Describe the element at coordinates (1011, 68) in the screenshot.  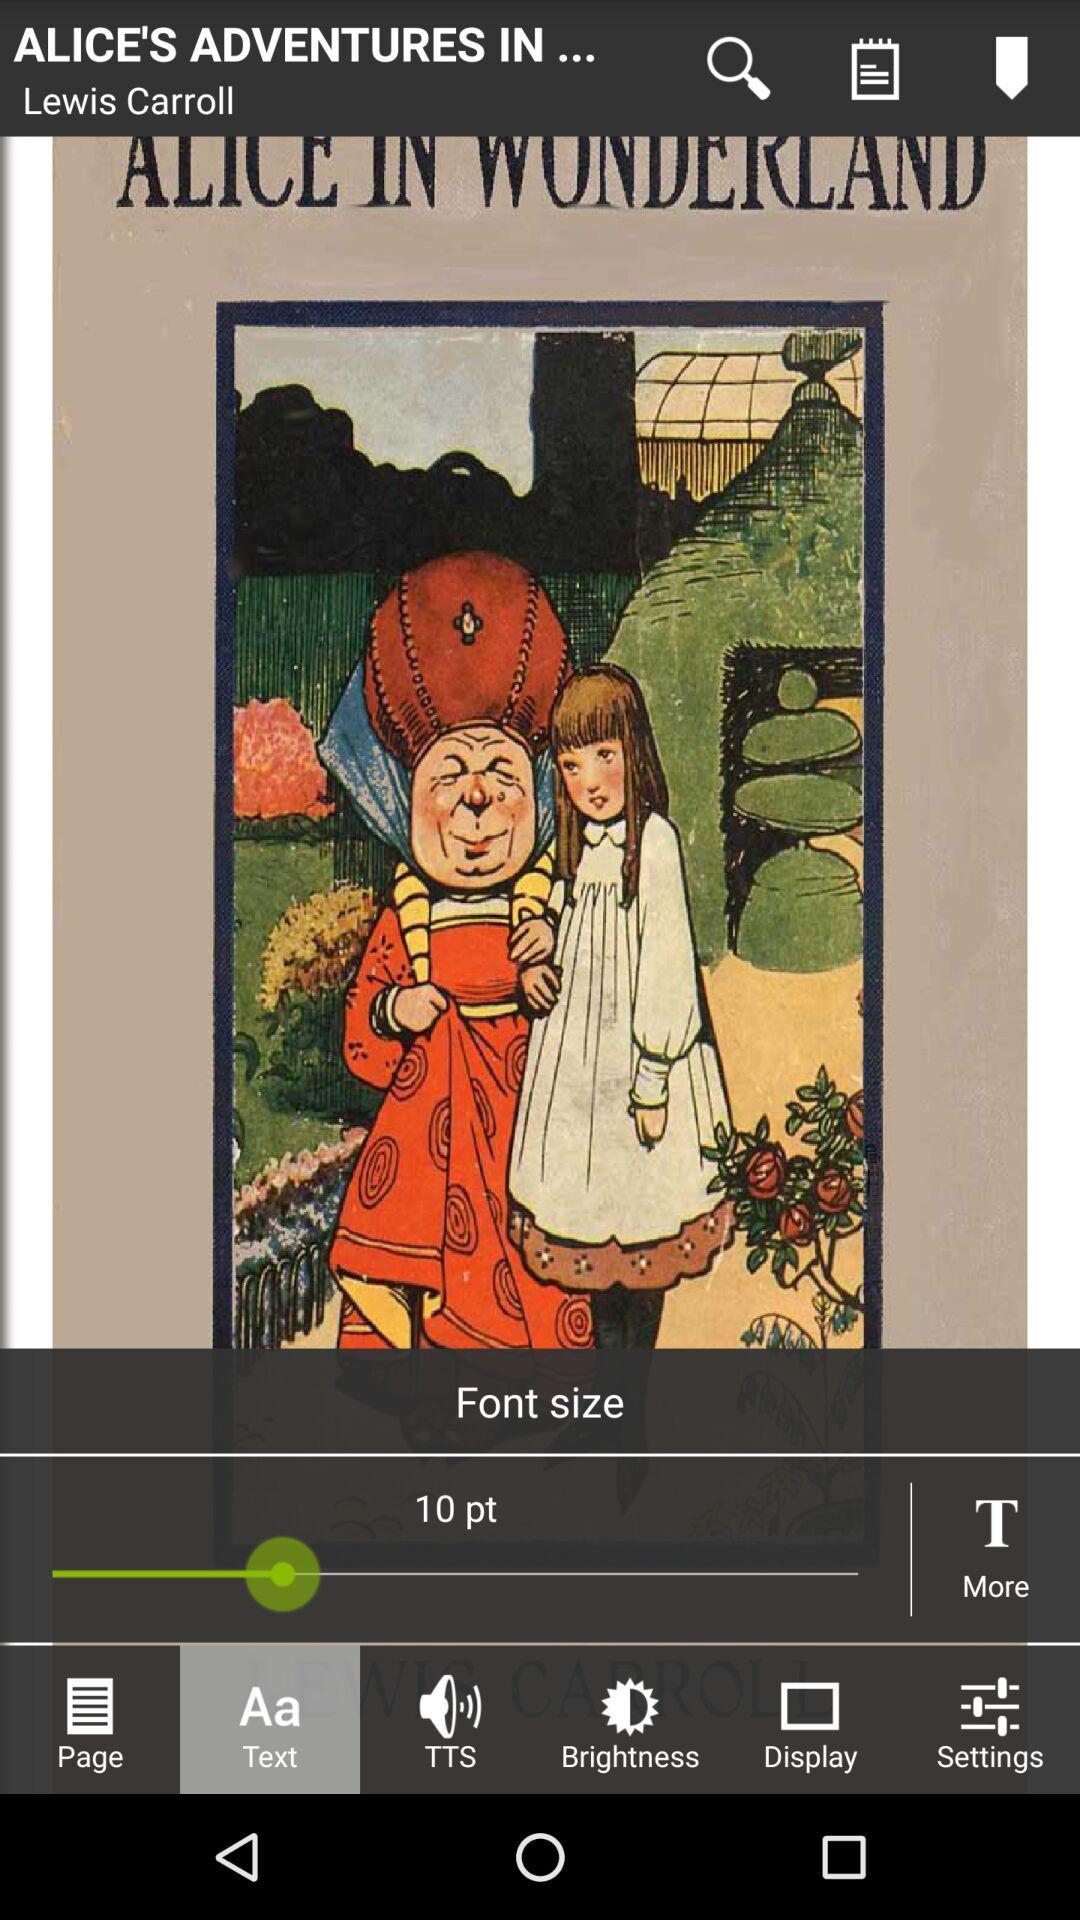
I see `bookmark this page` at that location.